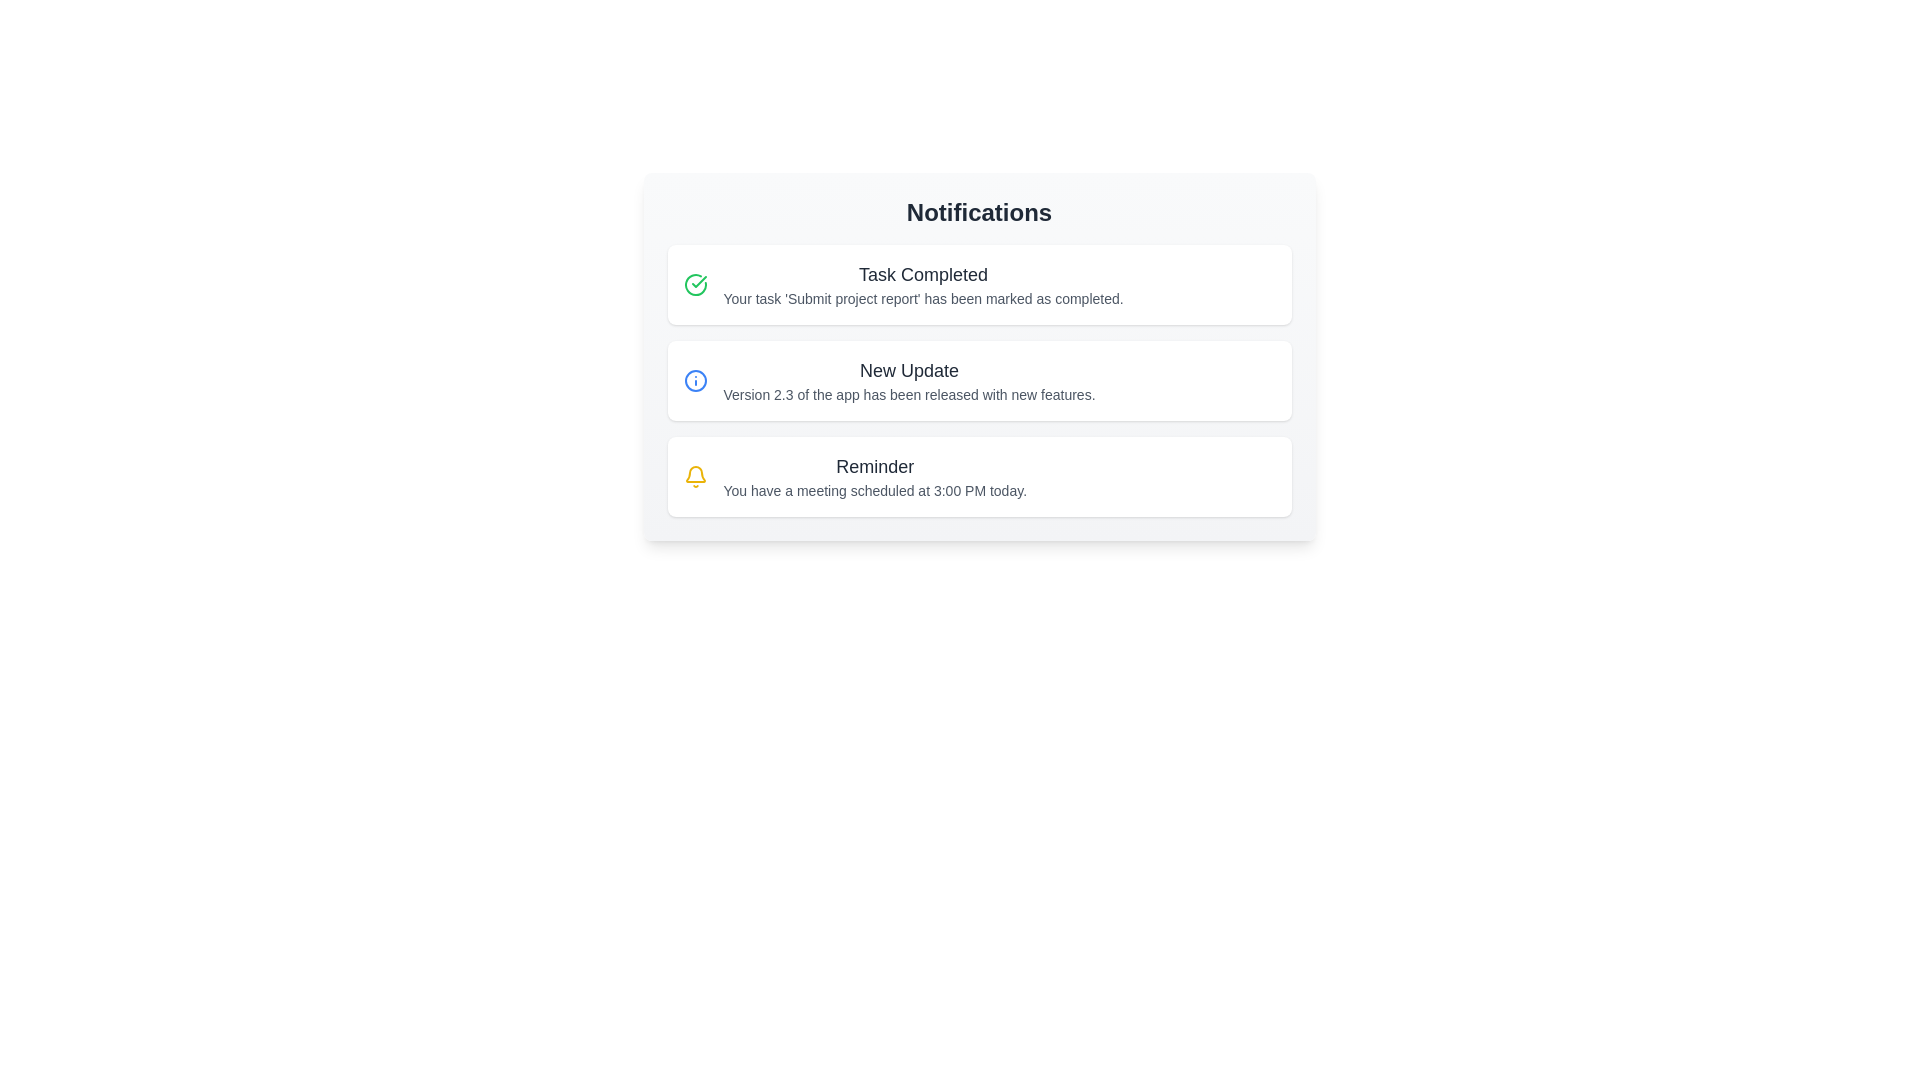 This screenshot has height=1080, width=1920. I want to click on the notification titled 'Task Completed' to read its details, so click(979, 285).